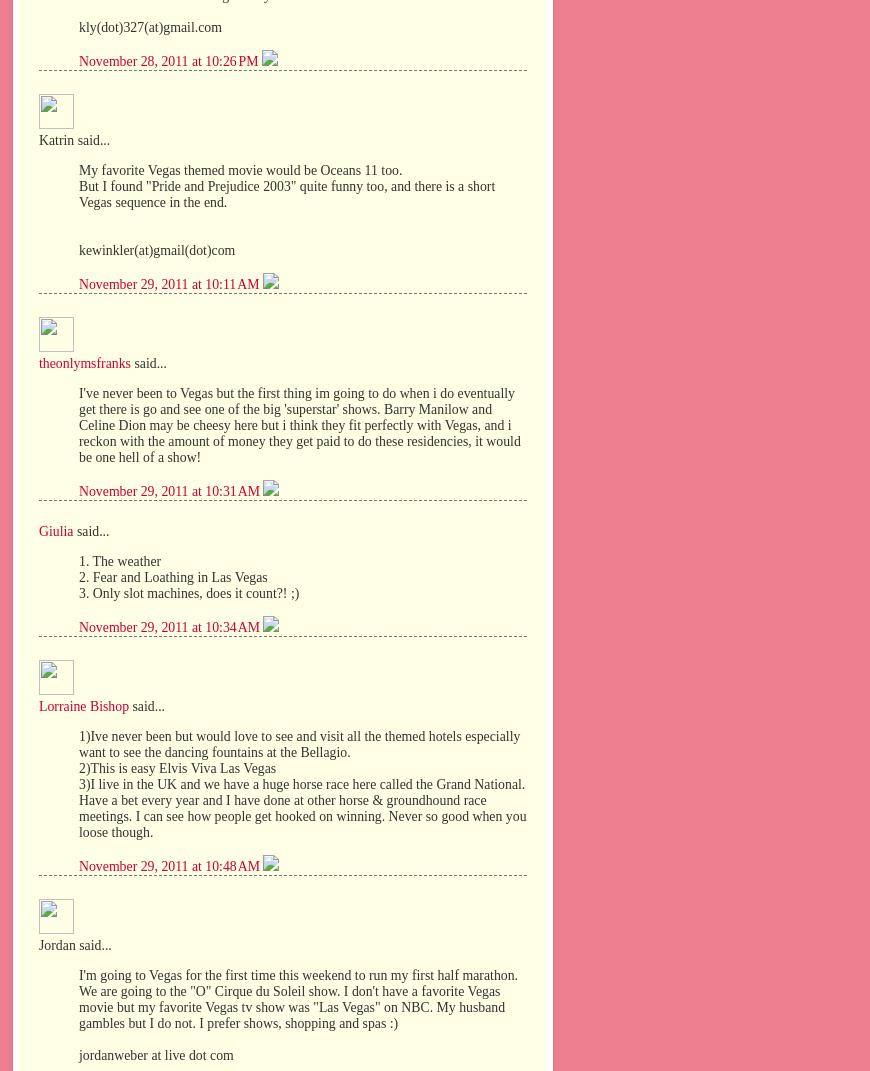 The height and width of the screenshot is (1071, 870). What do you see at coordinates (77, 168) in the screenshot?
I see `'My favorite Vegas themed movie would be Oceans 11 too.'` at bounding box center [77, 168].